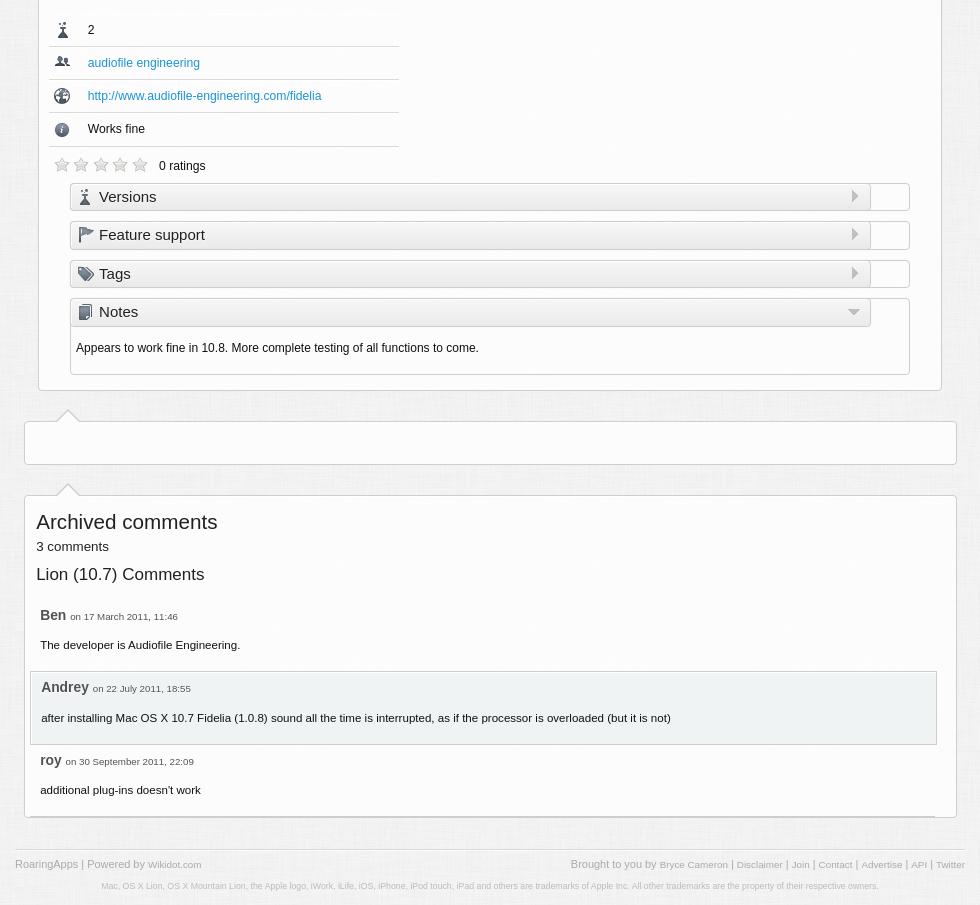 This screenshot has height=905, width=980. I want to click on 'Andrey', so click(64, 686).